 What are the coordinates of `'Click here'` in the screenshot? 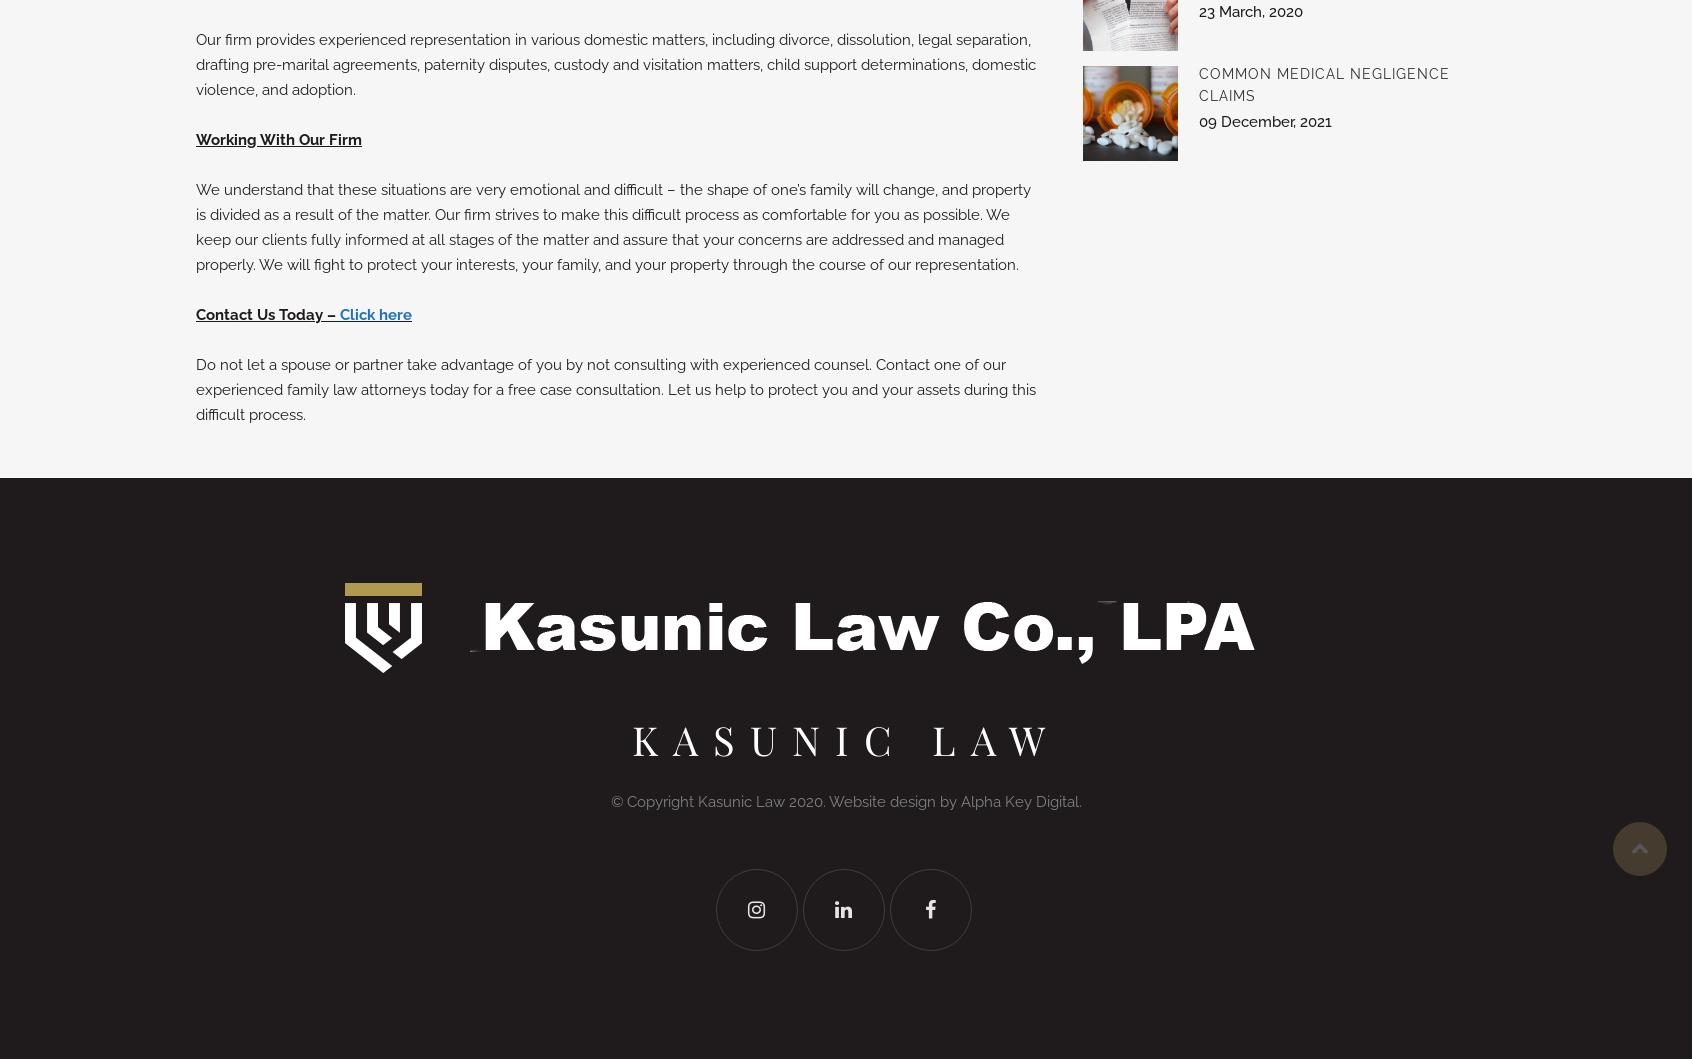 It's located at (375, 315).